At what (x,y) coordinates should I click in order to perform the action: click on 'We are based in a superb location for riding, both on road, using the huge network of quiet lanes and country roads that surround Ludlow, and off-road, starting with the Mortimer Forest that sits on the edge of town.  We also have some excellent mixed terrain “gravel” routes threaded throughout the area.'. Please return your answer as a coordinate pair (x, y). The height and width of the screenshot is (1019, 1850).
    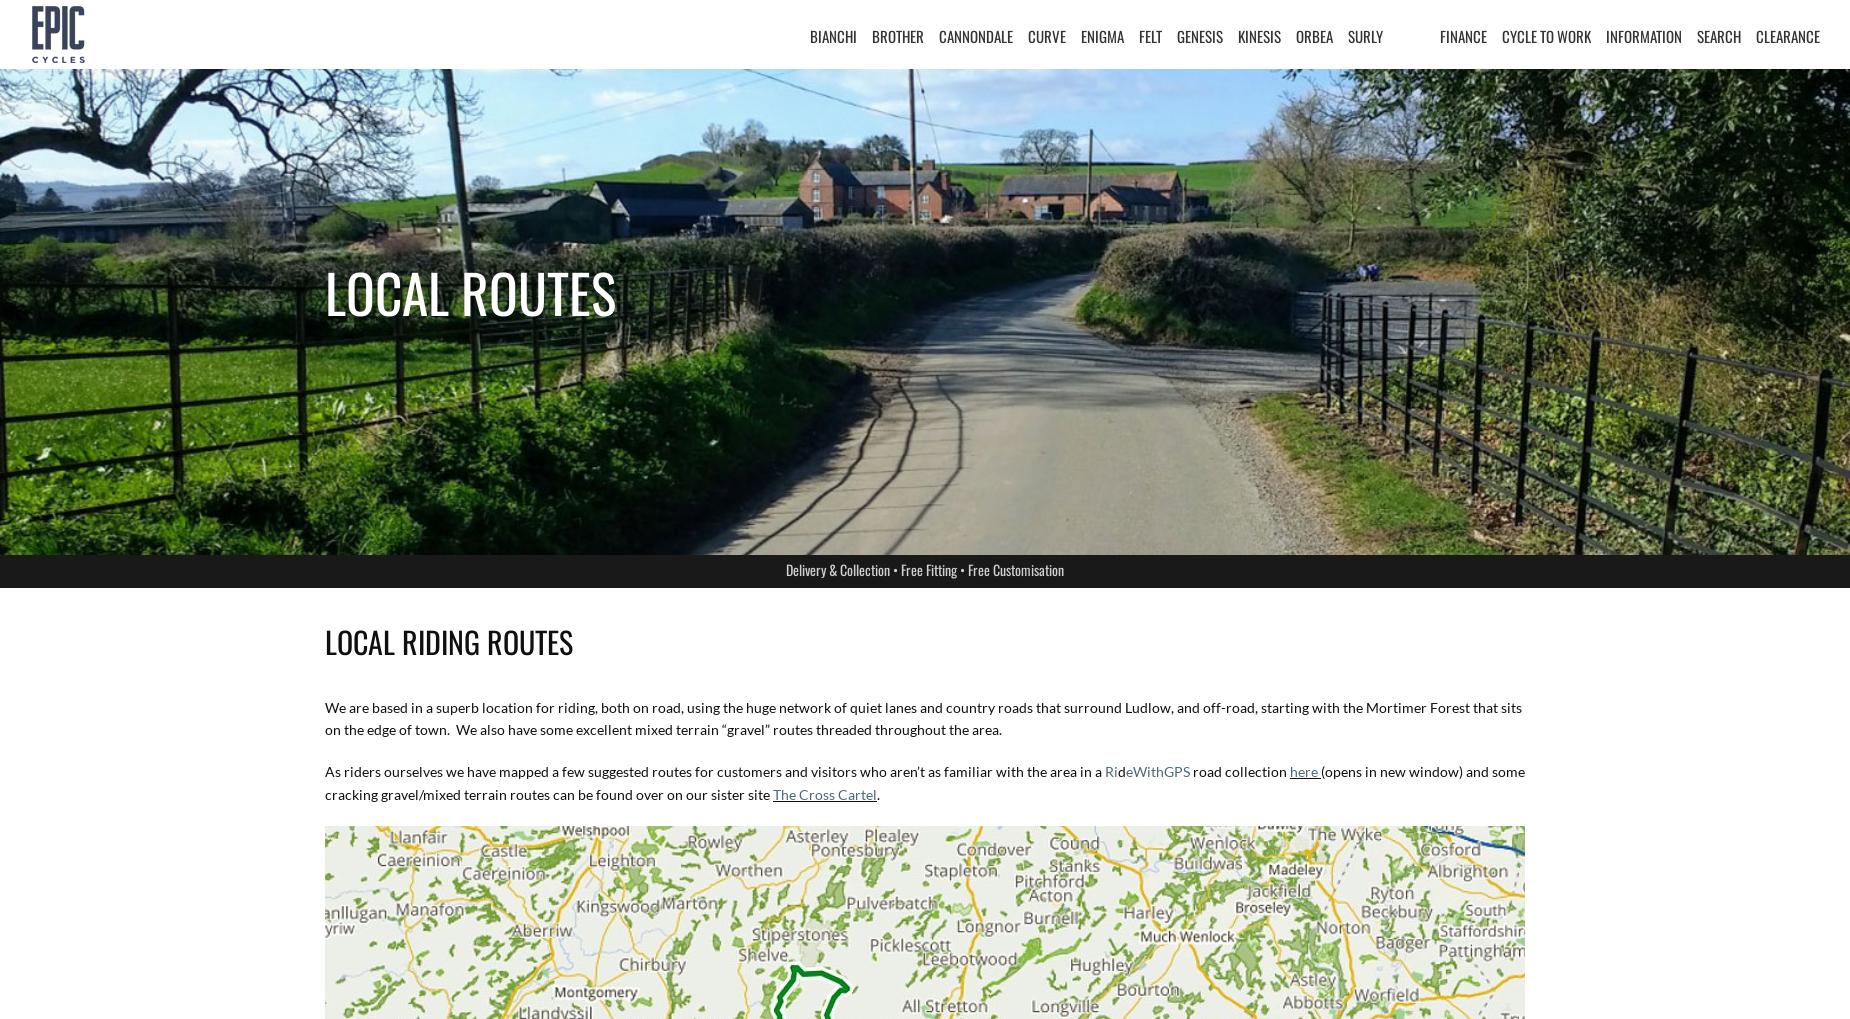
    Looking at the image, I should click on (923, 717).